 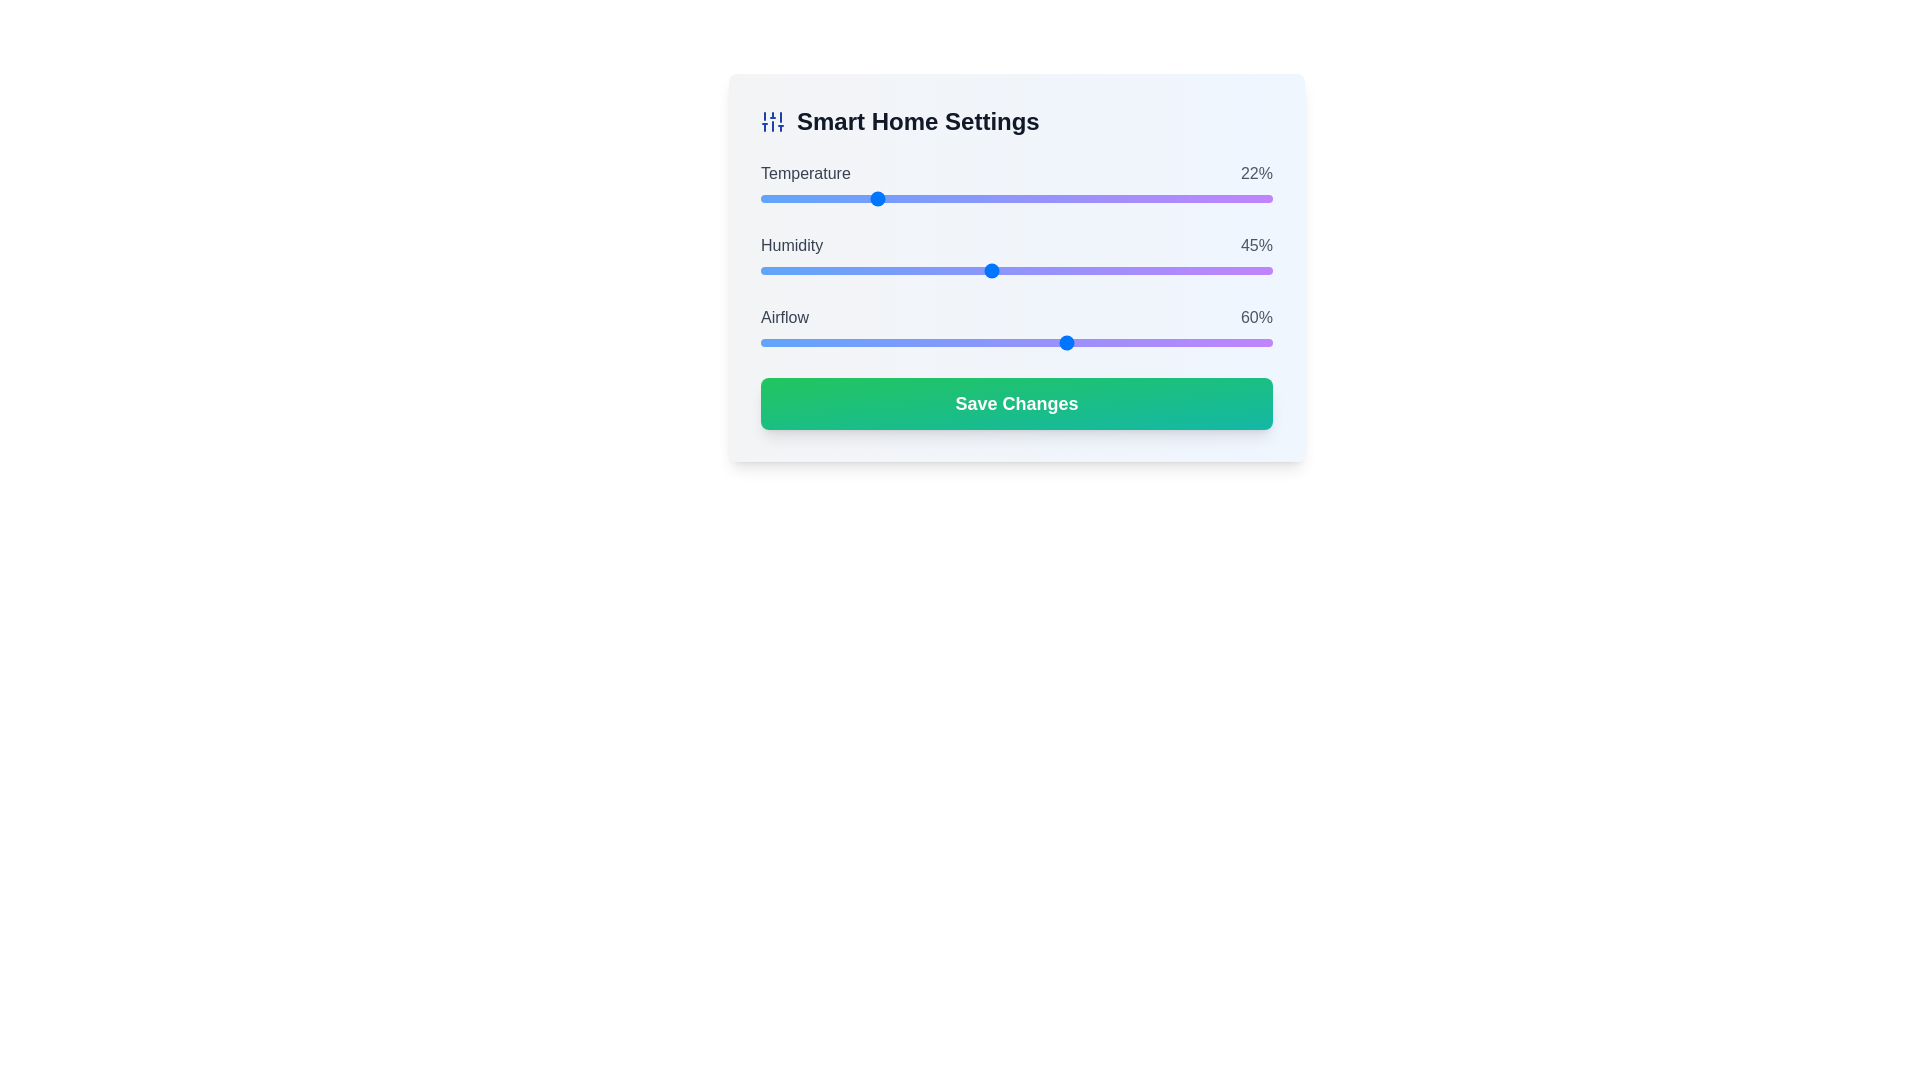 I want to click on the slider, so click(x=853, y=199).